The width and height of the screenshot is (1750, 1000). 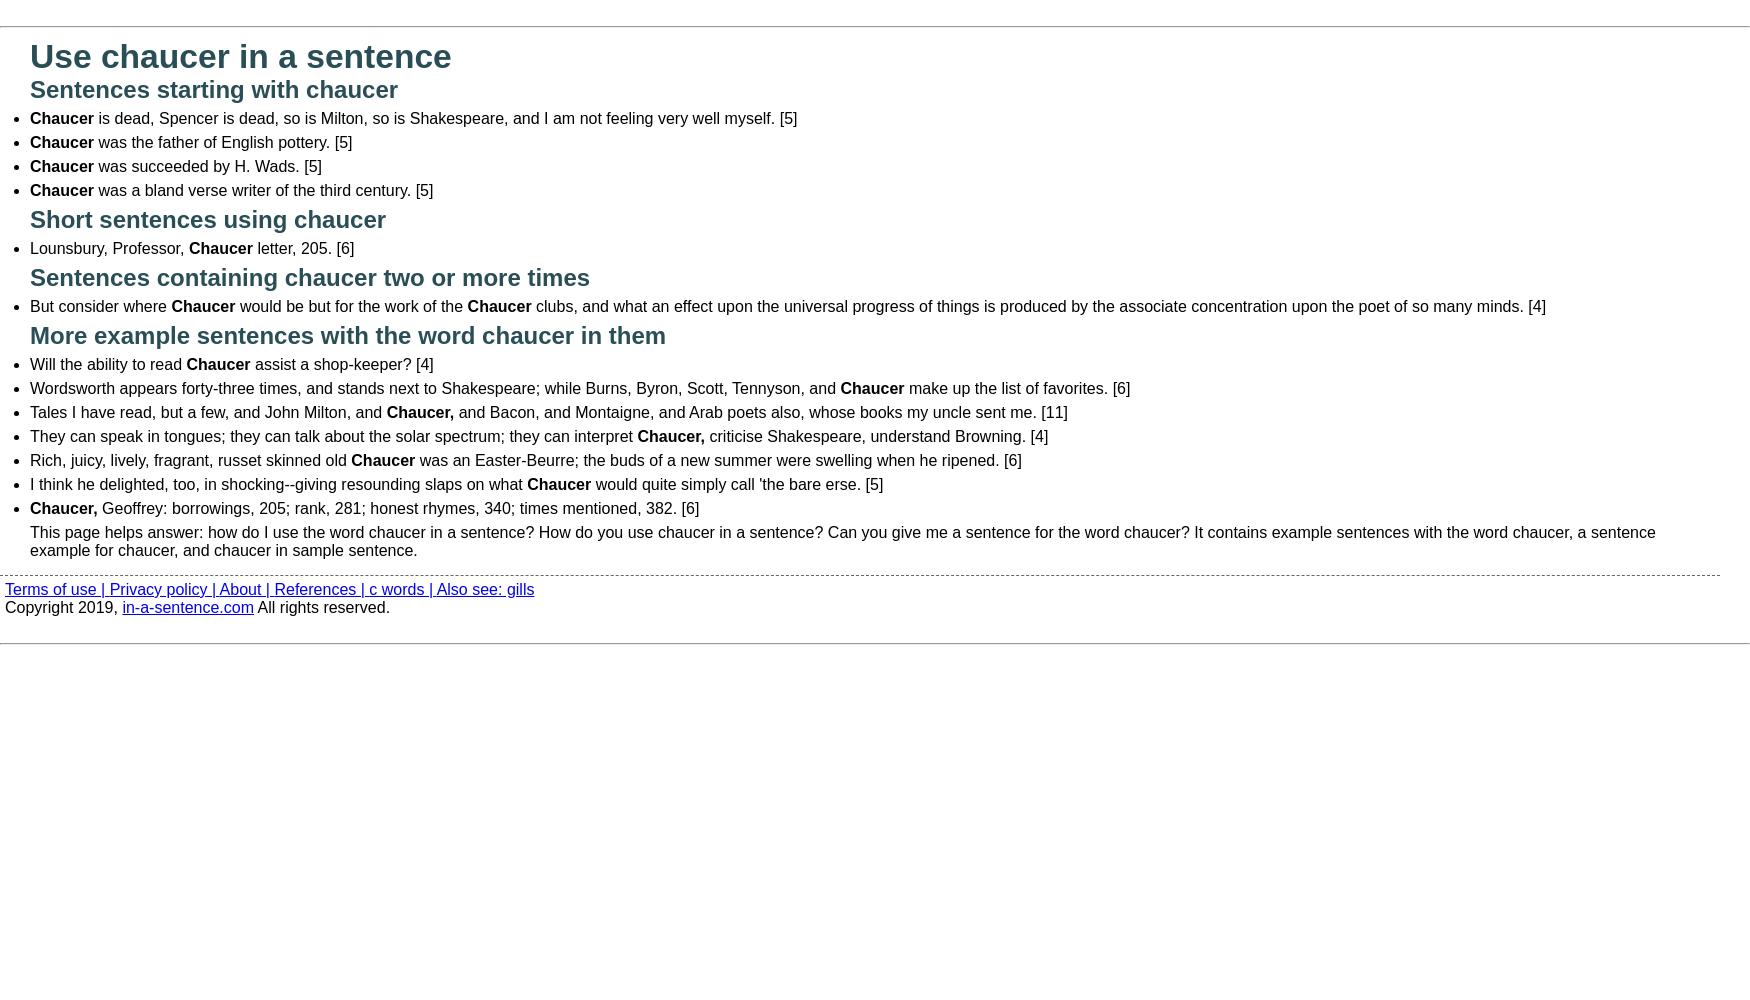 What do you see at coordinates (93, 166) in the screenshot?
I see `'was succeeded by H. Wads. [5]'` at bounding box center [93, 166].